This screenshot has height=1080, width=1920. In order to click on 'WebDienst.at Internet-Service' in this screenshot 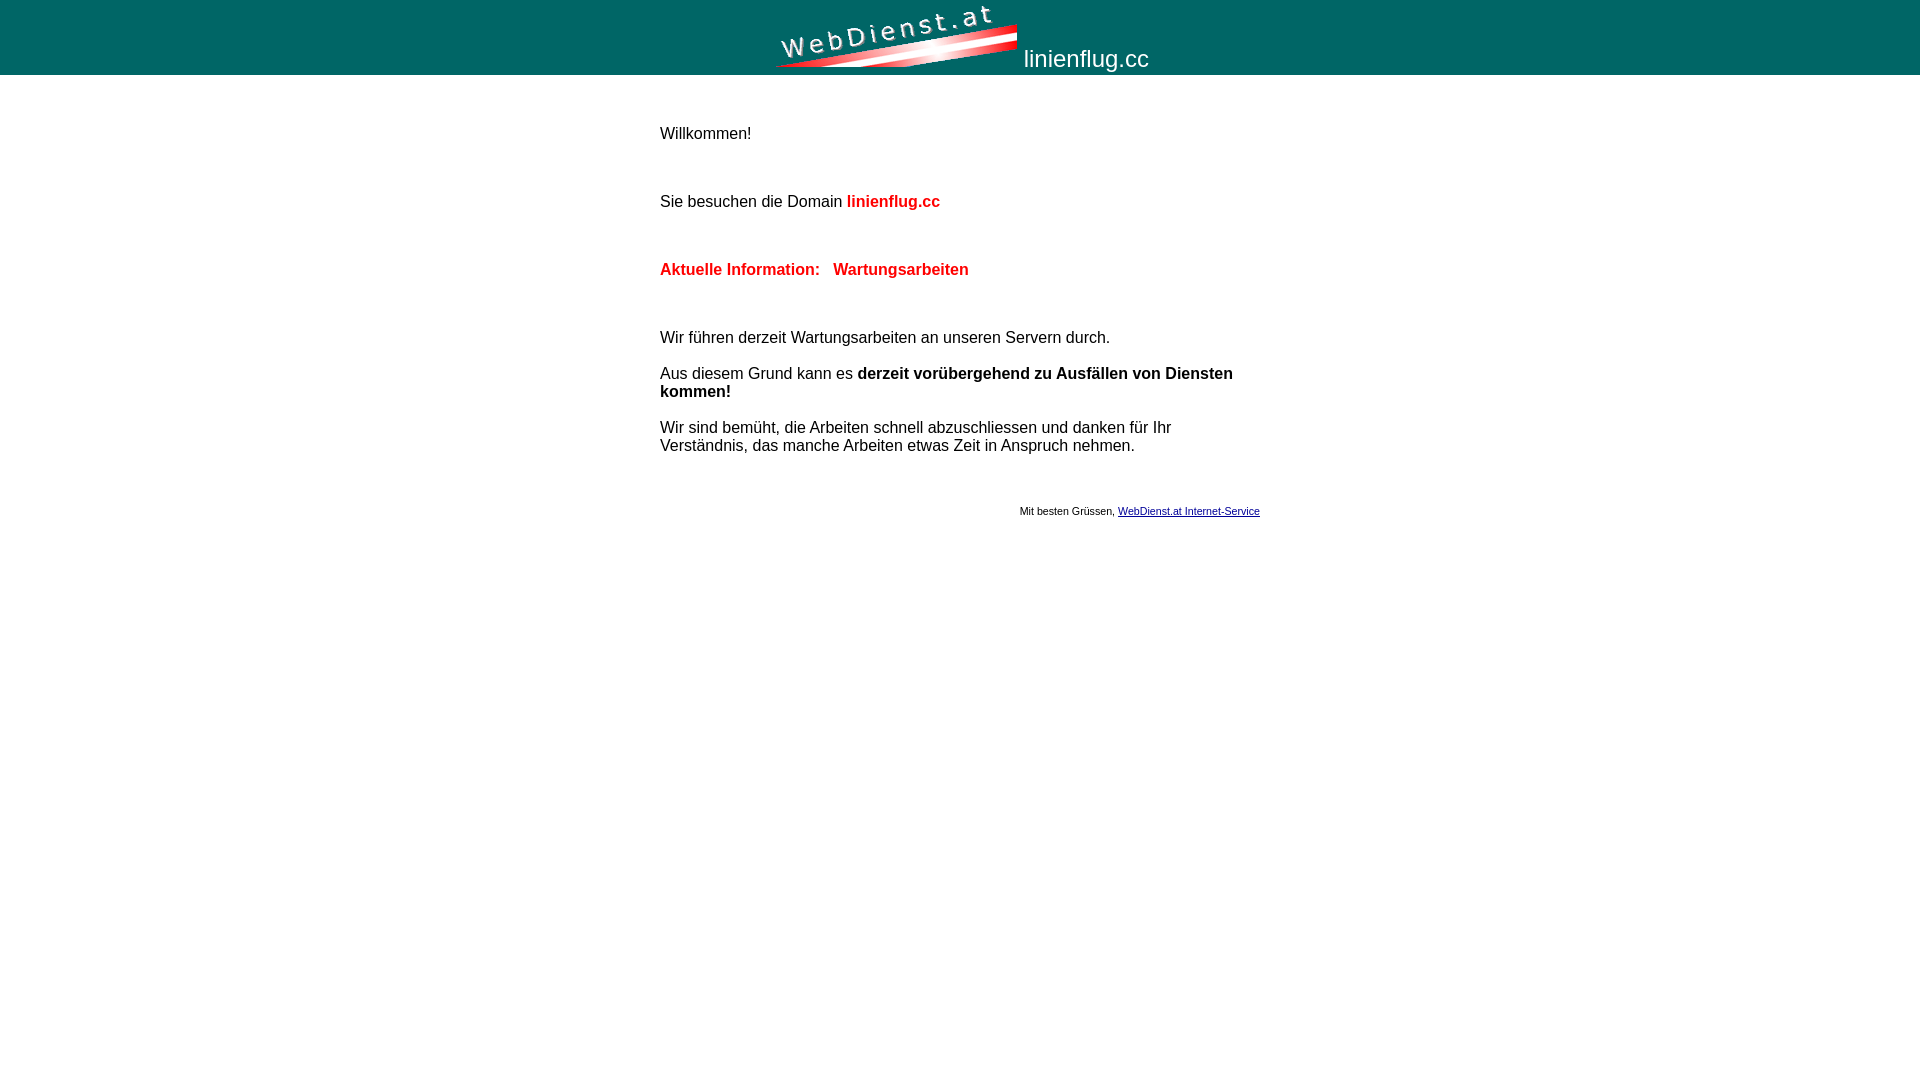, I will do `click(1117, 509)`.